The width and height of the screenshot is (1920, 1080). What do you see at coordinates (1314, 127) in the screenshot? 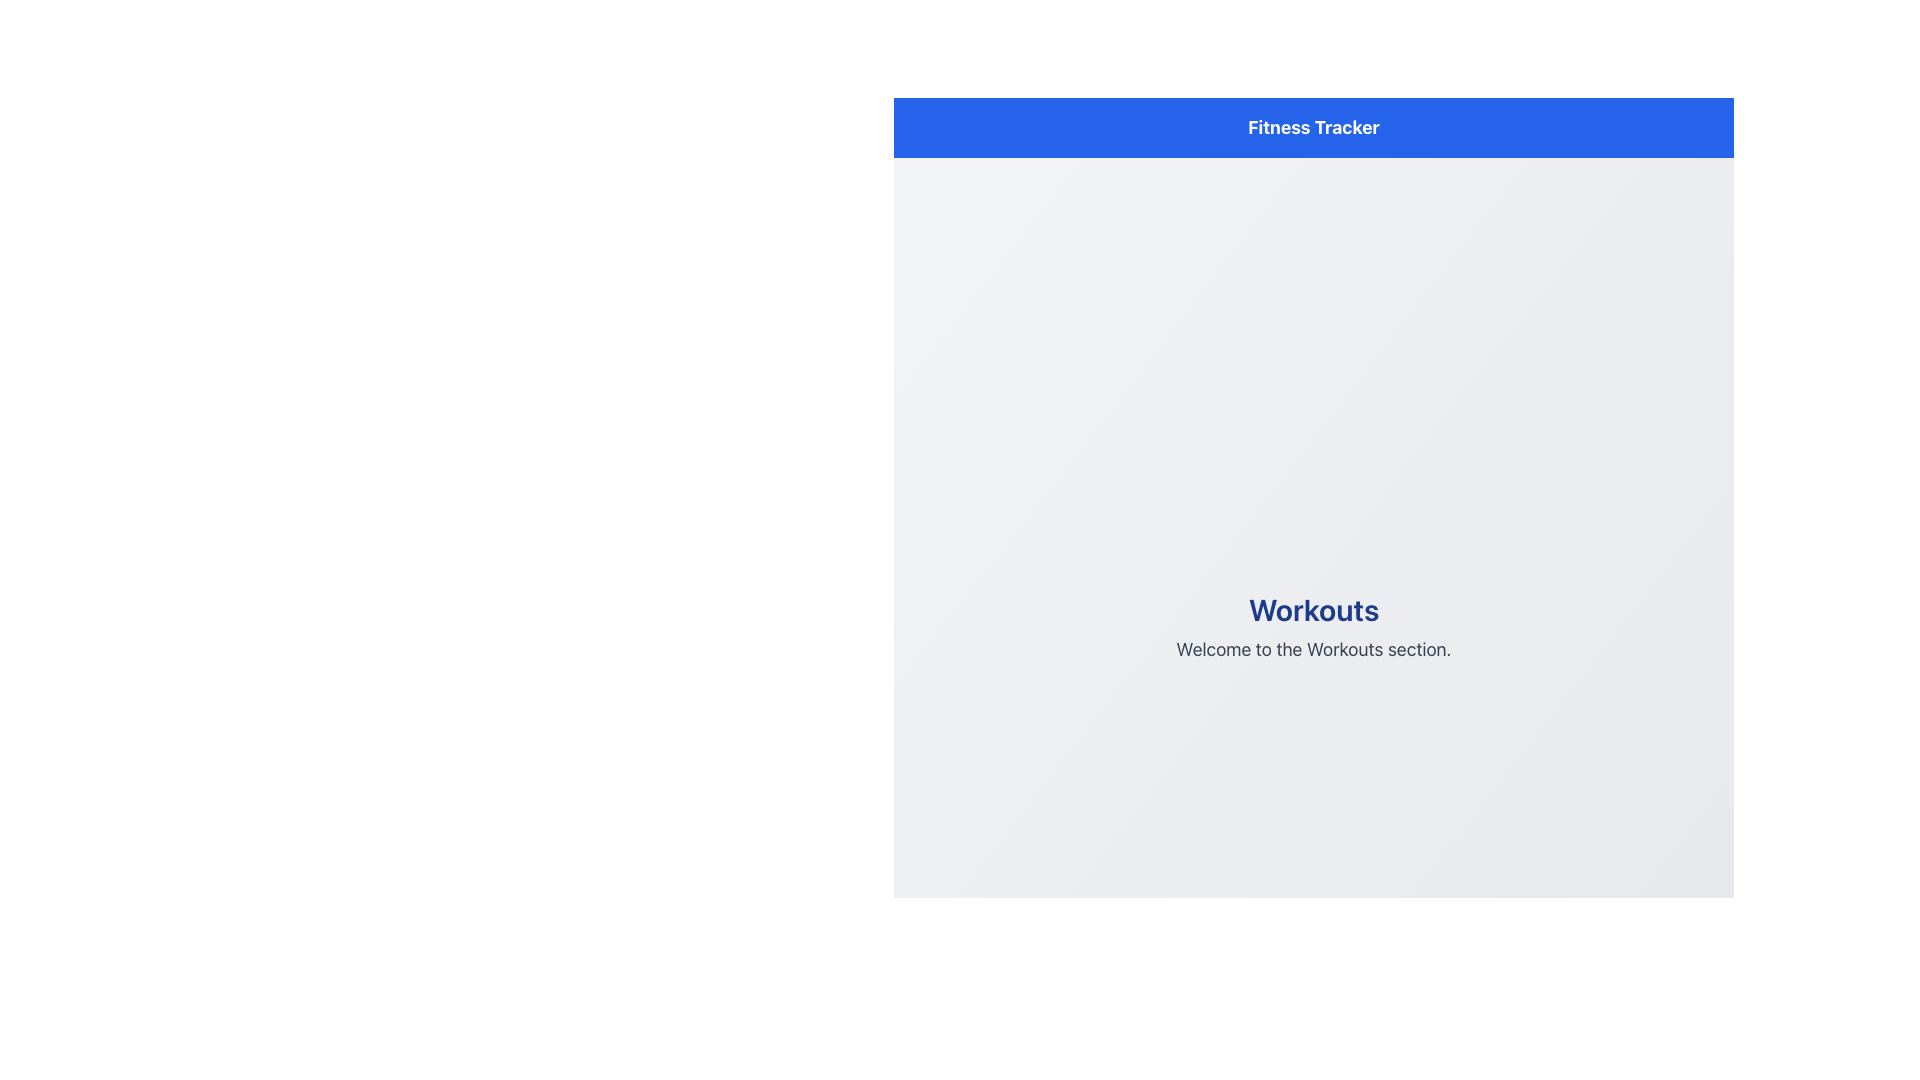
I see `the bold text banner displaying 'Fitness Tracker' at the top of the interface` at bounding box center [1314, 127].